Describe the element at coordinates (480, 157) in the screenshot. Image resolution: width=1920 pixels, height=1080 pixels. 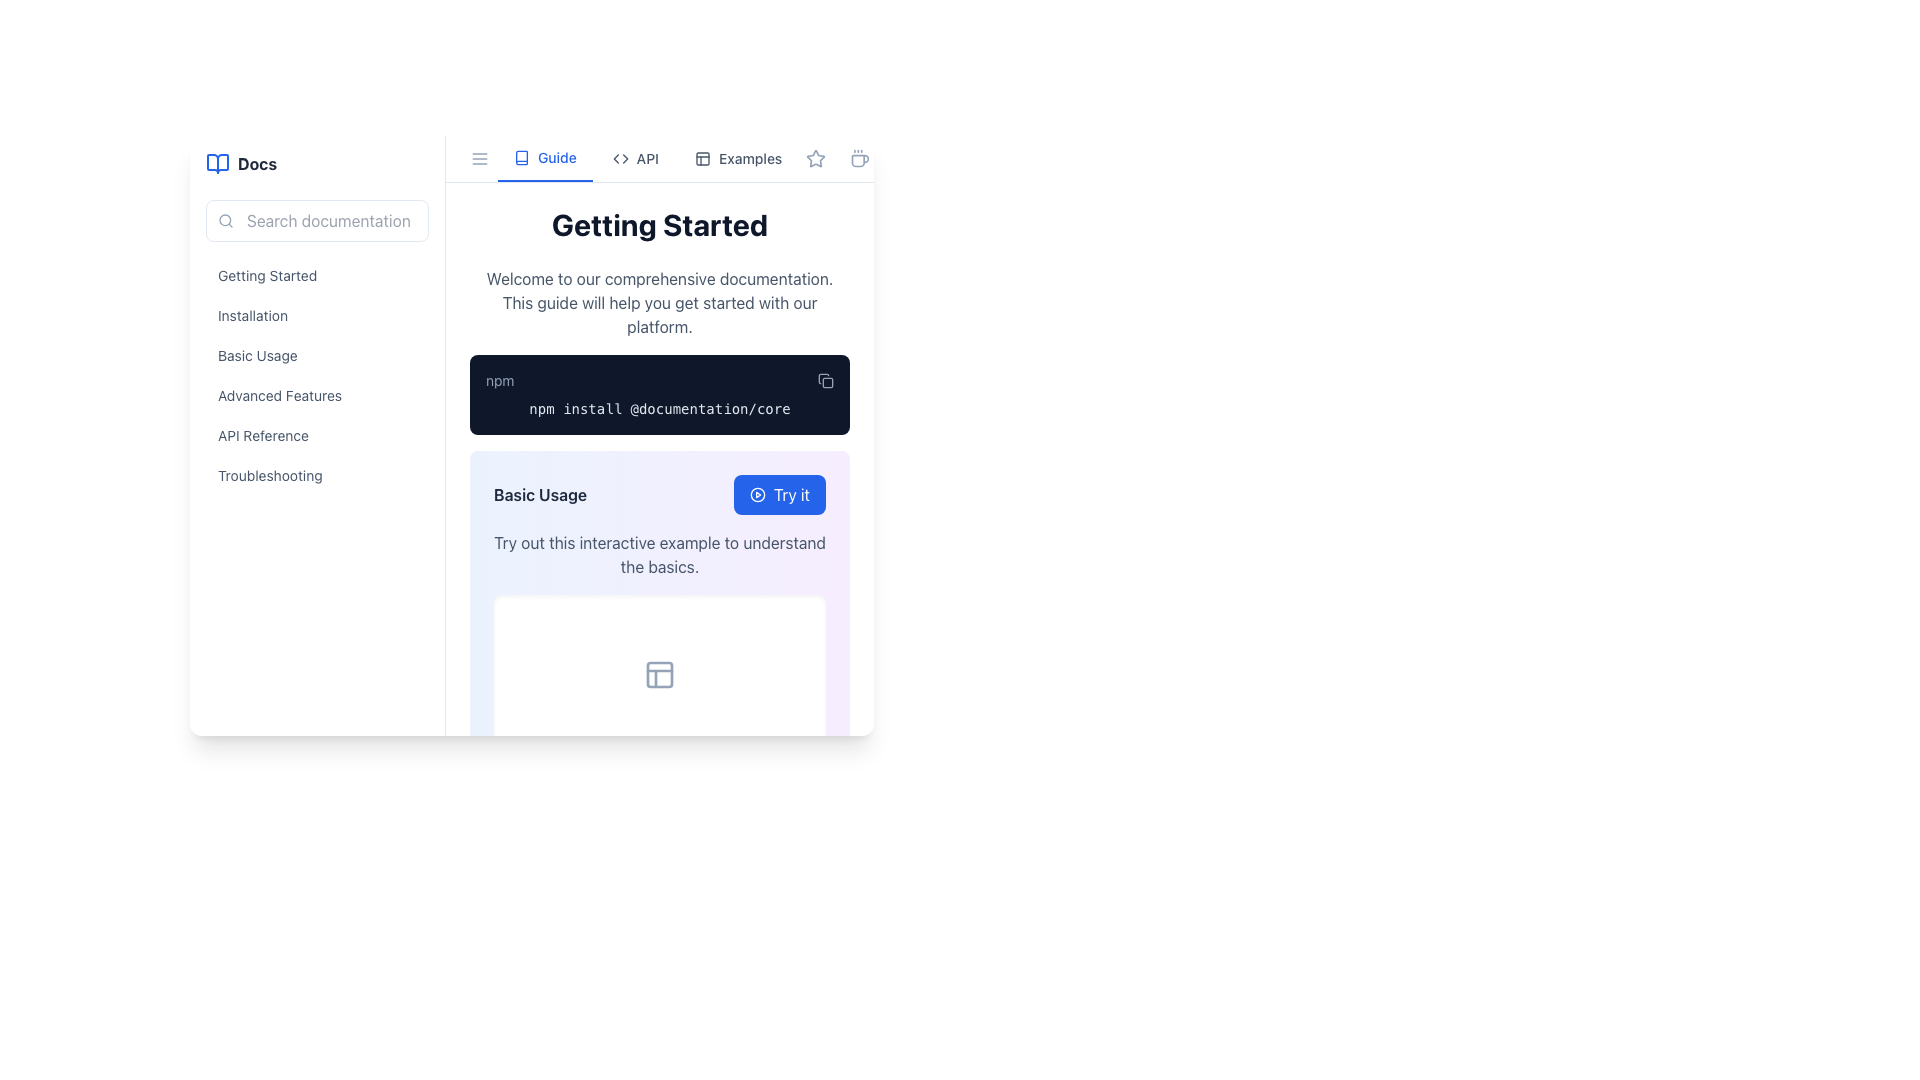
I see `the menu icon, which is represented by three horizontally aligned lines, located centrally in the top navigation bar` at that location.